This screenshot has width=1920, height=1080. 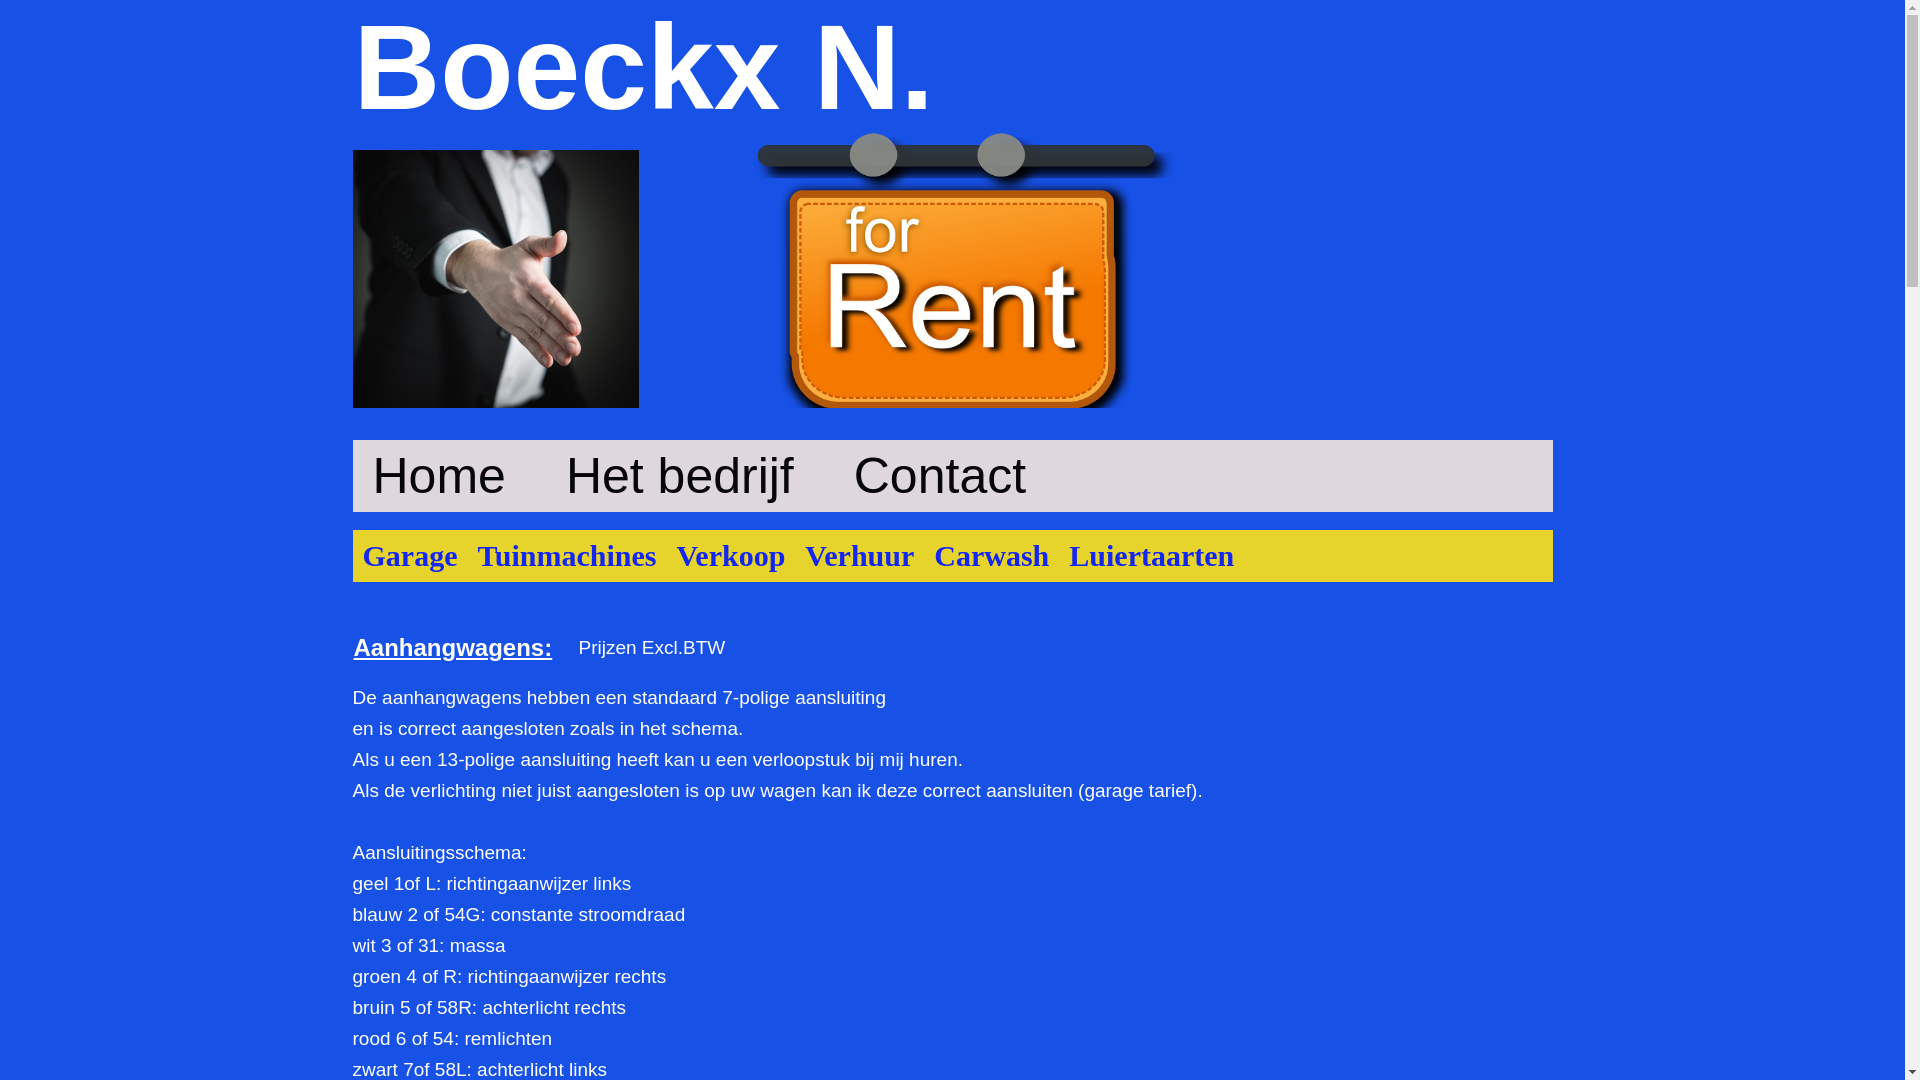 What do you see at coordinates (939, 475) in the screenshot?
I see `'Contact'` at bounding box center [939, 475].